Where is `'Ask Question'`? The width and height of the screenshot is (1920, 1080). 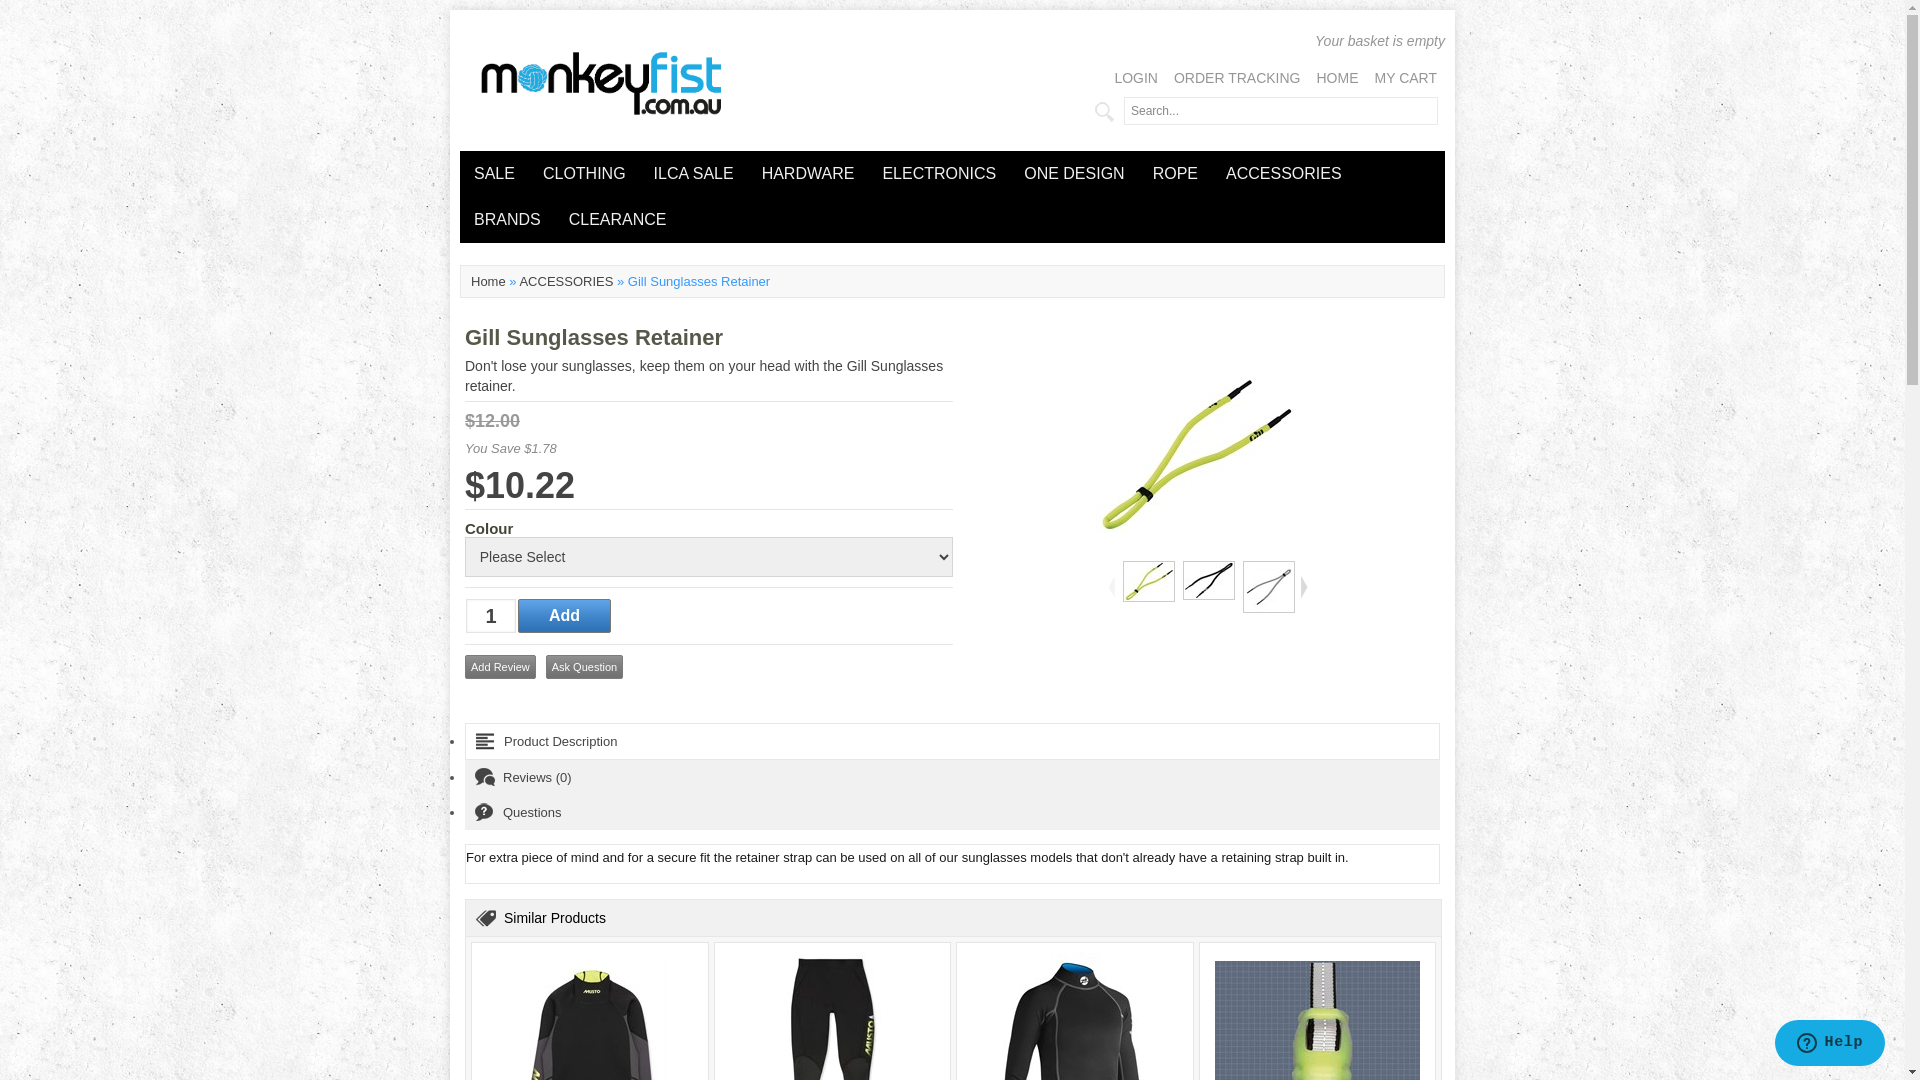 'Ask Question' is located at coordinates (583, 667).